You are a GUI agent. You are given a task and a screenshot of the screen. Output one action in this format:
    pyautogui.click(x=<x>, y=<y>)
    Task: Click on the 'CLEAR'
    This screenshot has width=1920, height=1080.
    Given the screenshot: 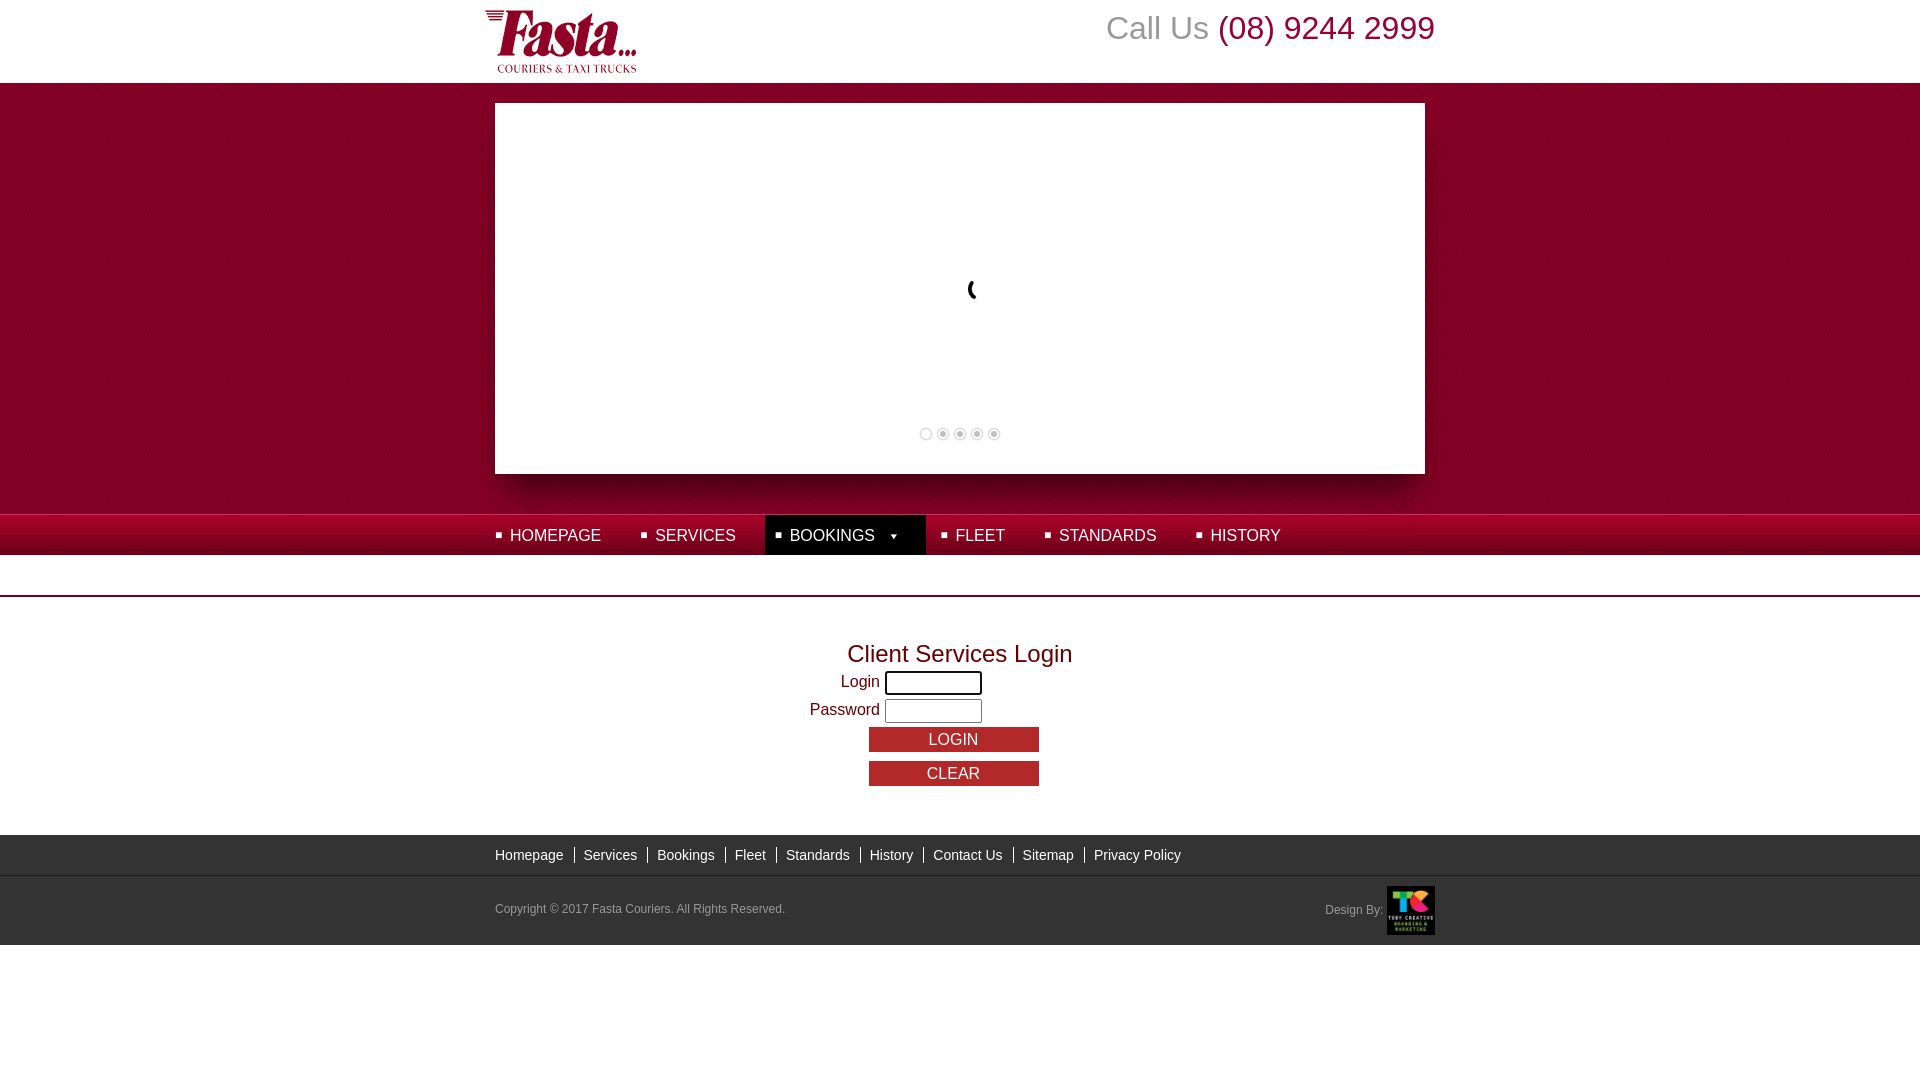 What is the action you would take?
    pyautogui.click(x=952, y=772)
    